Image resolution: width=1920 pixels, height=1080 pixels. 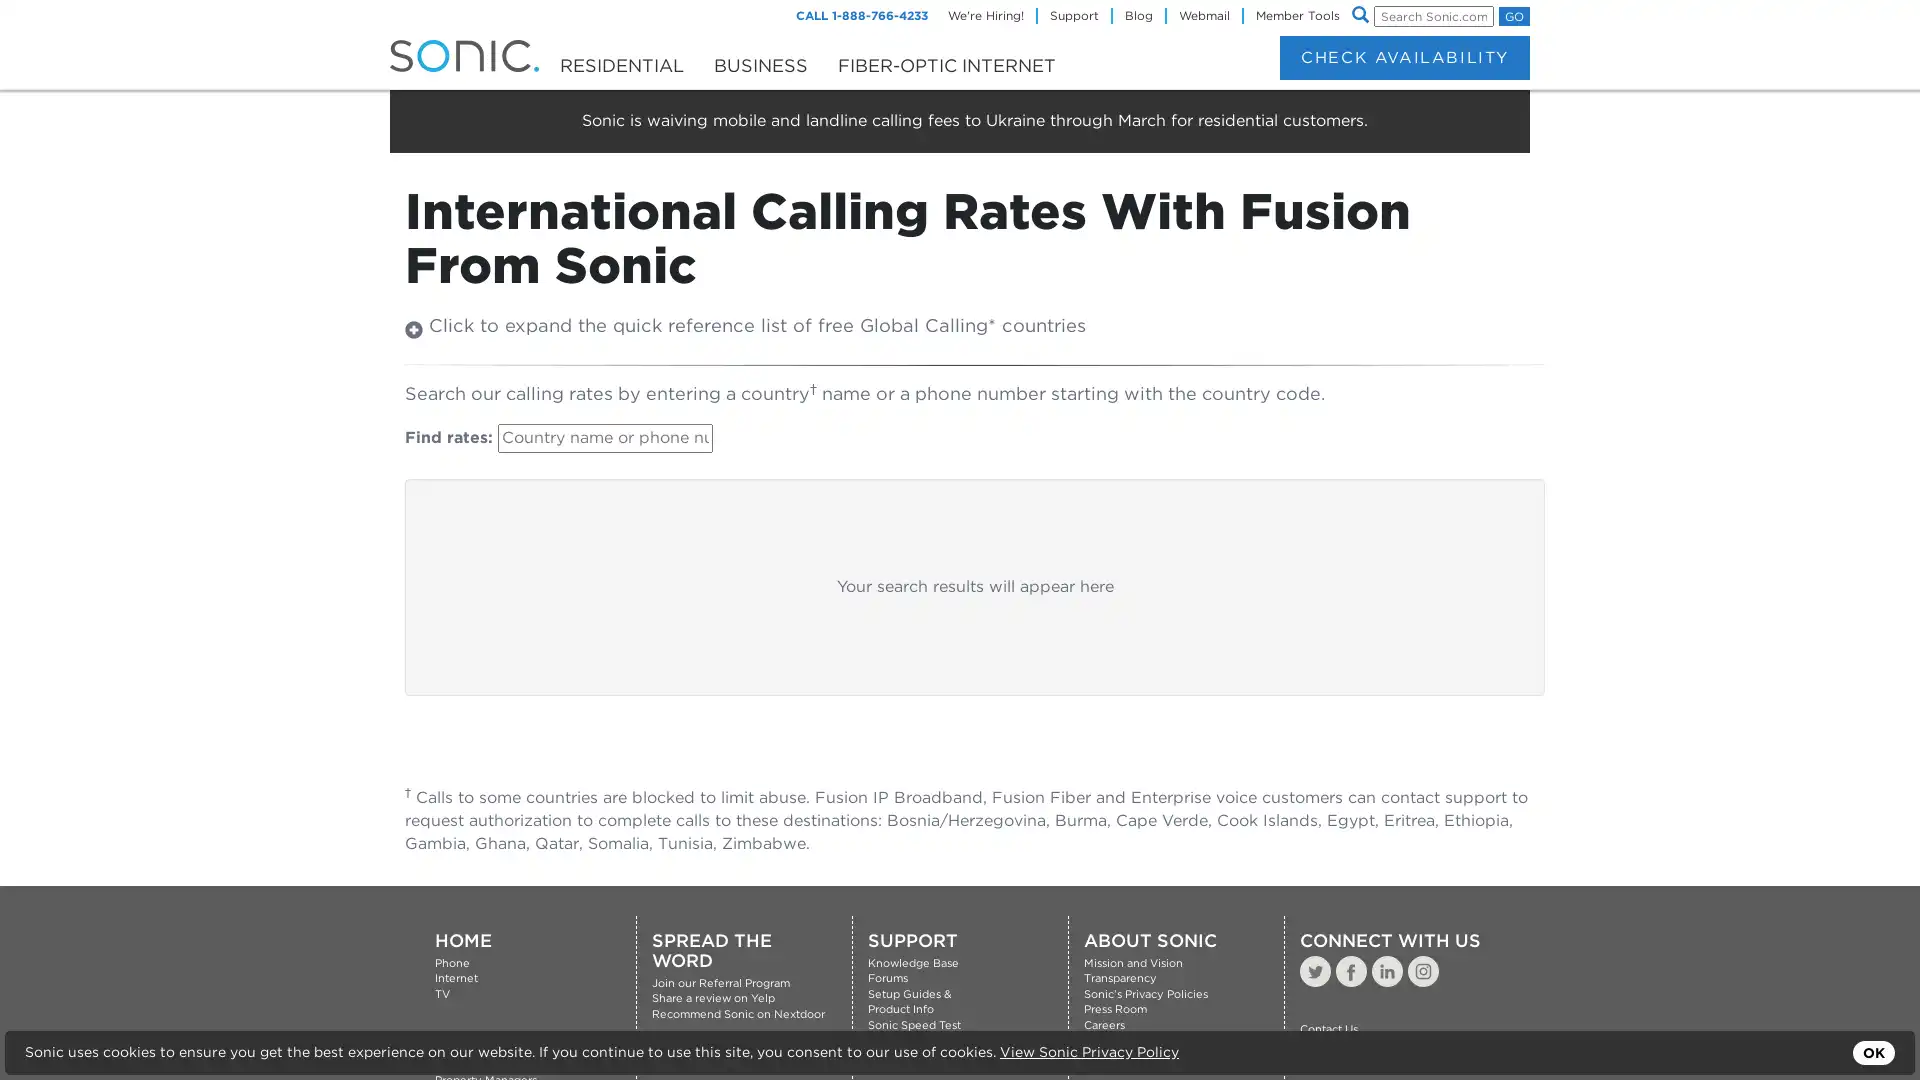 I want to click on Click to expand the quick reference list of free Global Calling* countries, so click(x=744, y=323).